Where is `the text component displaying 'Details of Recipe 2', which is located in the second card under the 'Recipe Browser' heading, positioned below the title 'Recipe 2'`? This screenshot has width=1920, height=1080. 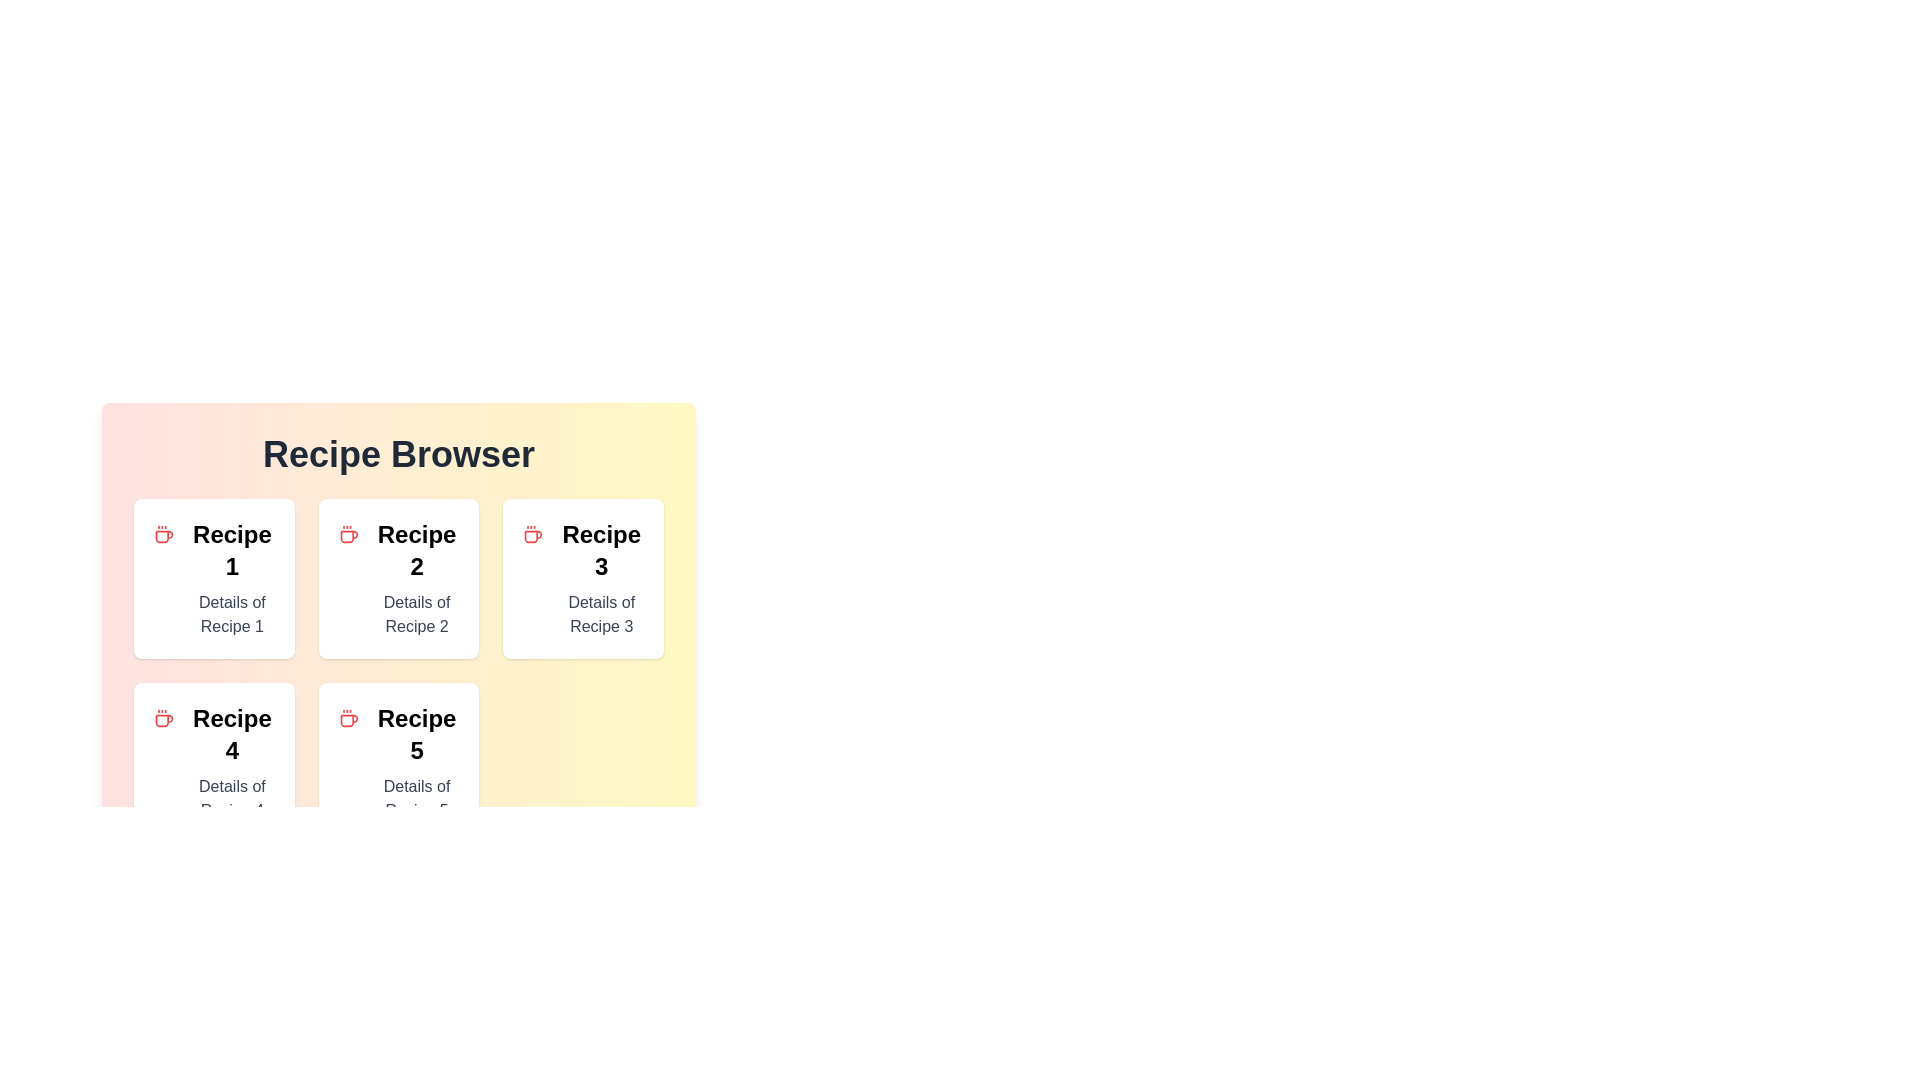 the text component displaying 'Details of Recipe 2', which is located in the second card under the 'Recipe Browser' heading, positioned below the title 'Recipe 2' is located at coordinates (416, 613).